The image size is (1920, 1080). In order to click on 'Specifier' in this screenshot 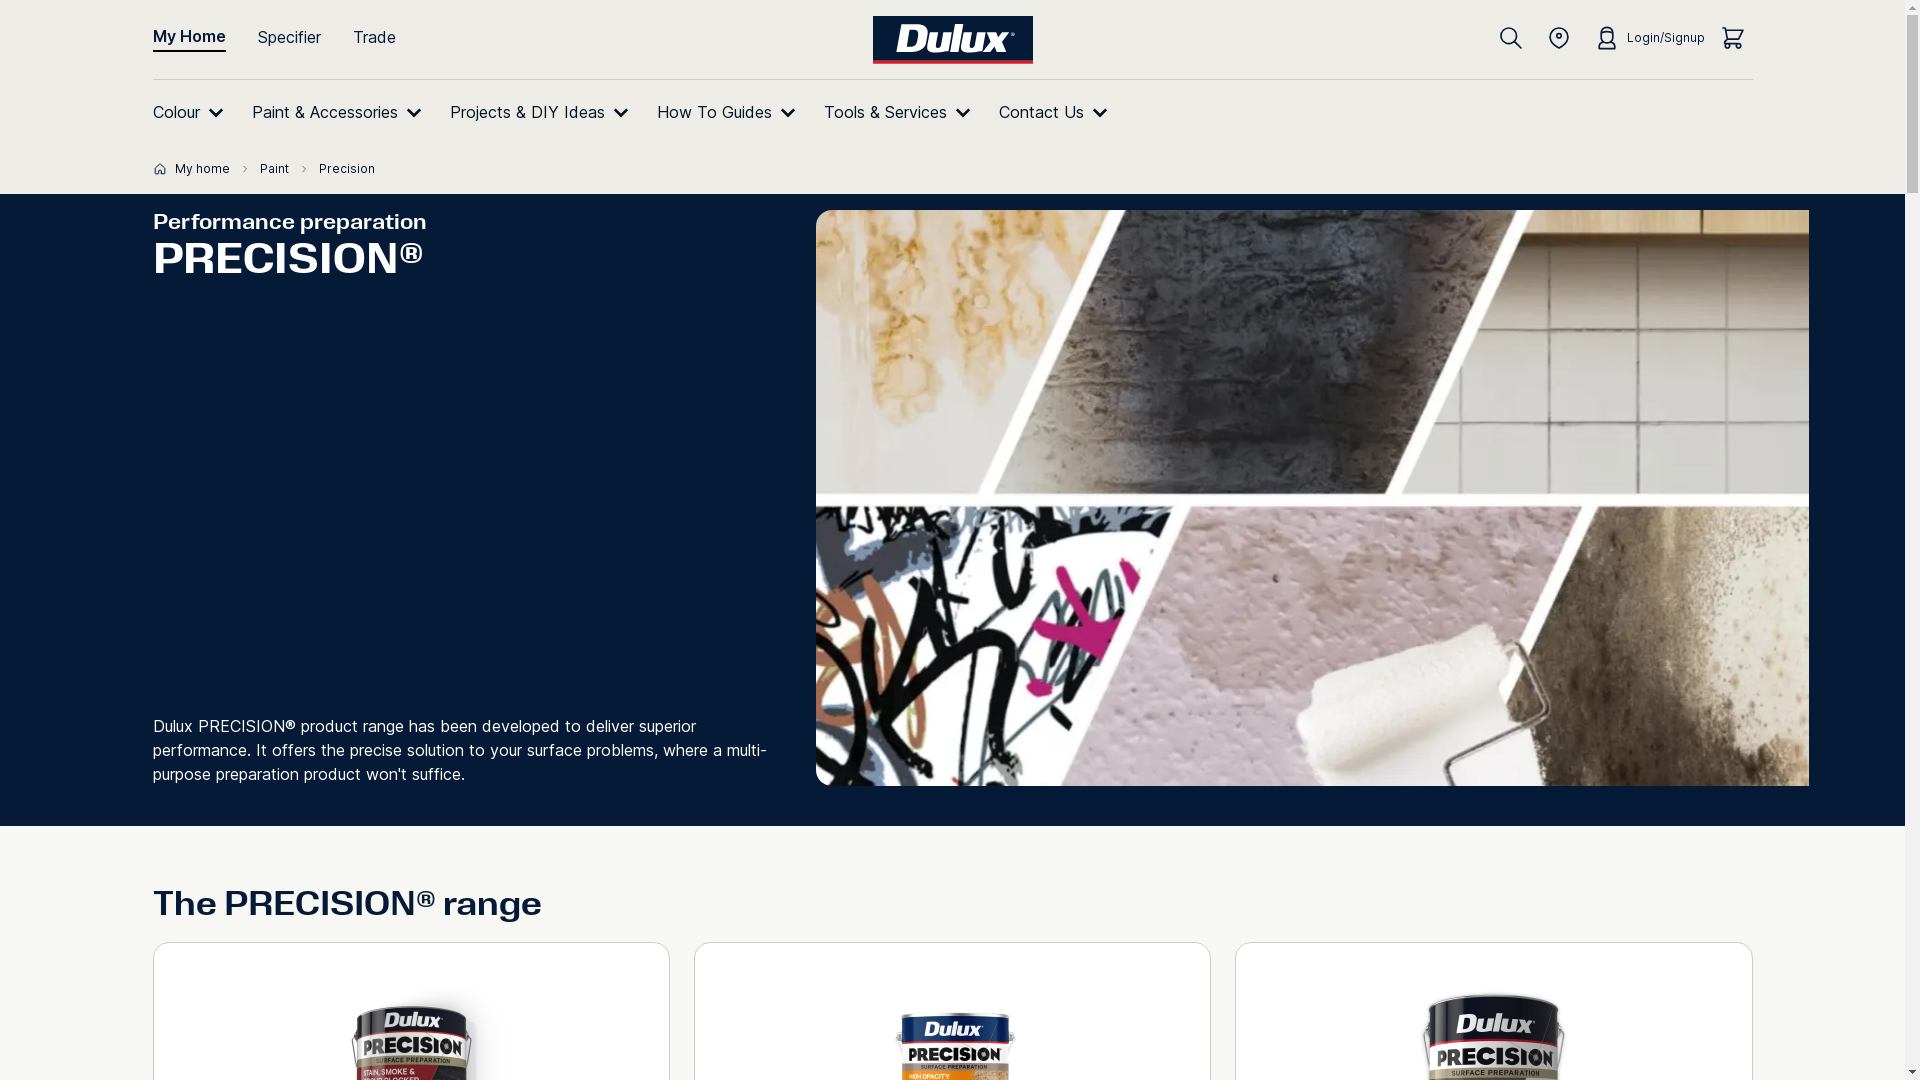, I will do `click(304, 37)`.